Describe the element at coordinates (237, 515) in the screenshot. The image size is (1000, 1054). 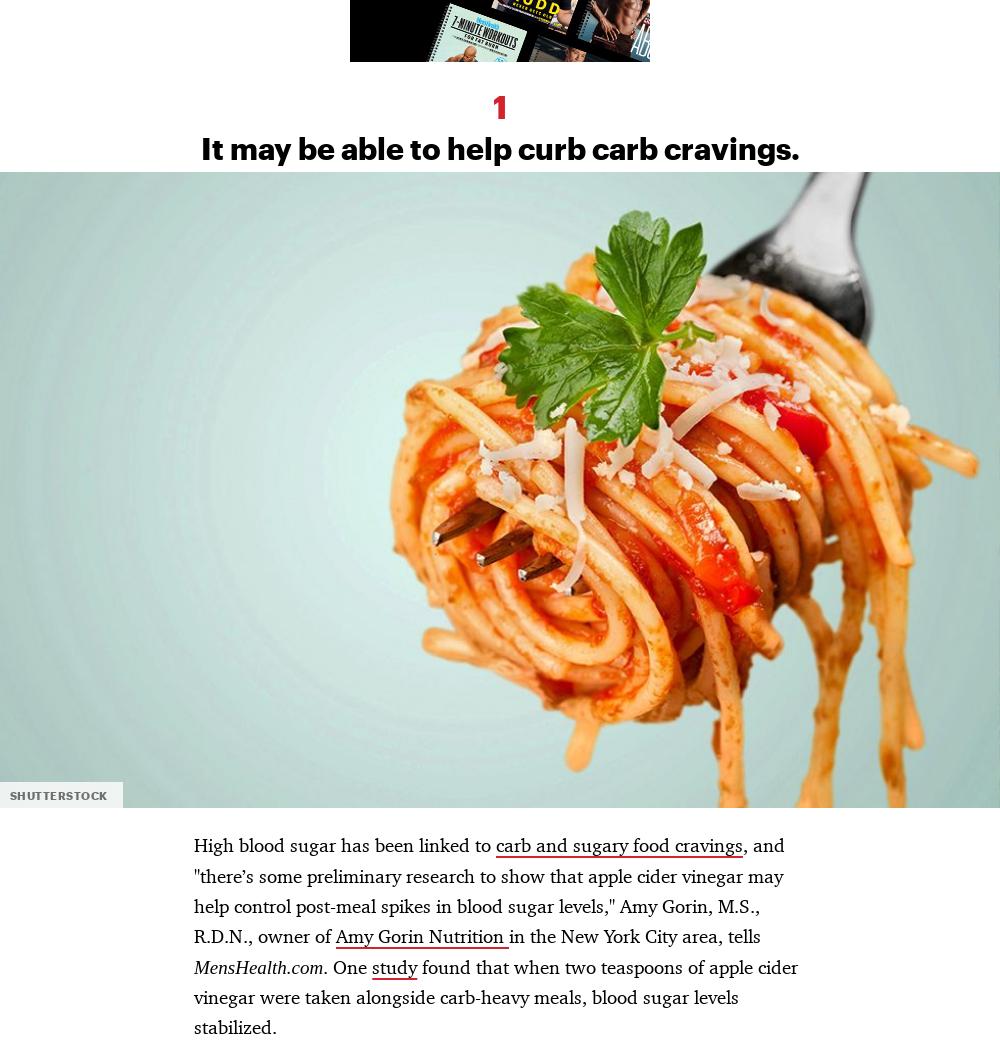
I see `'CA Notice at Collection'` at that location.